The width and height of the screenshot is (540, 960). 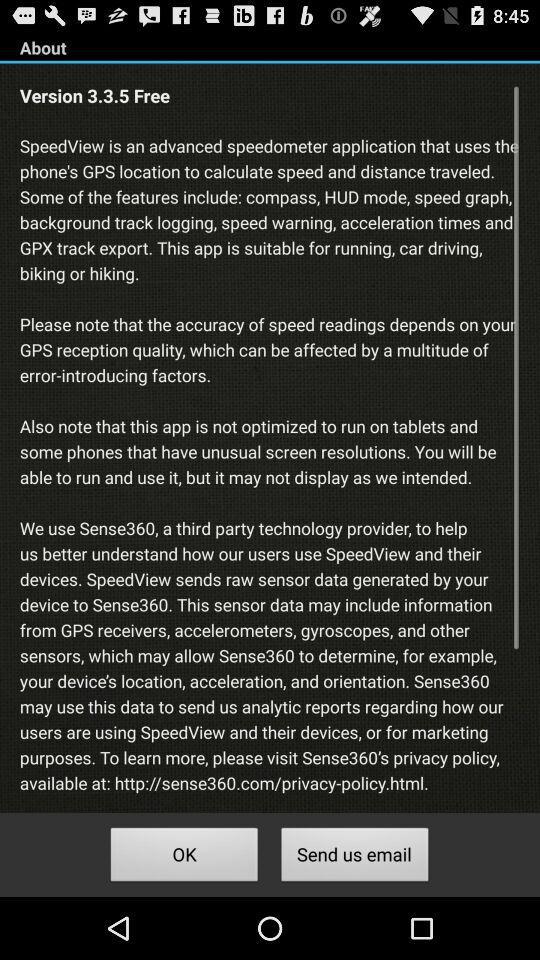 I want to click on icon below speedview is an, so click(x=184, y=856).